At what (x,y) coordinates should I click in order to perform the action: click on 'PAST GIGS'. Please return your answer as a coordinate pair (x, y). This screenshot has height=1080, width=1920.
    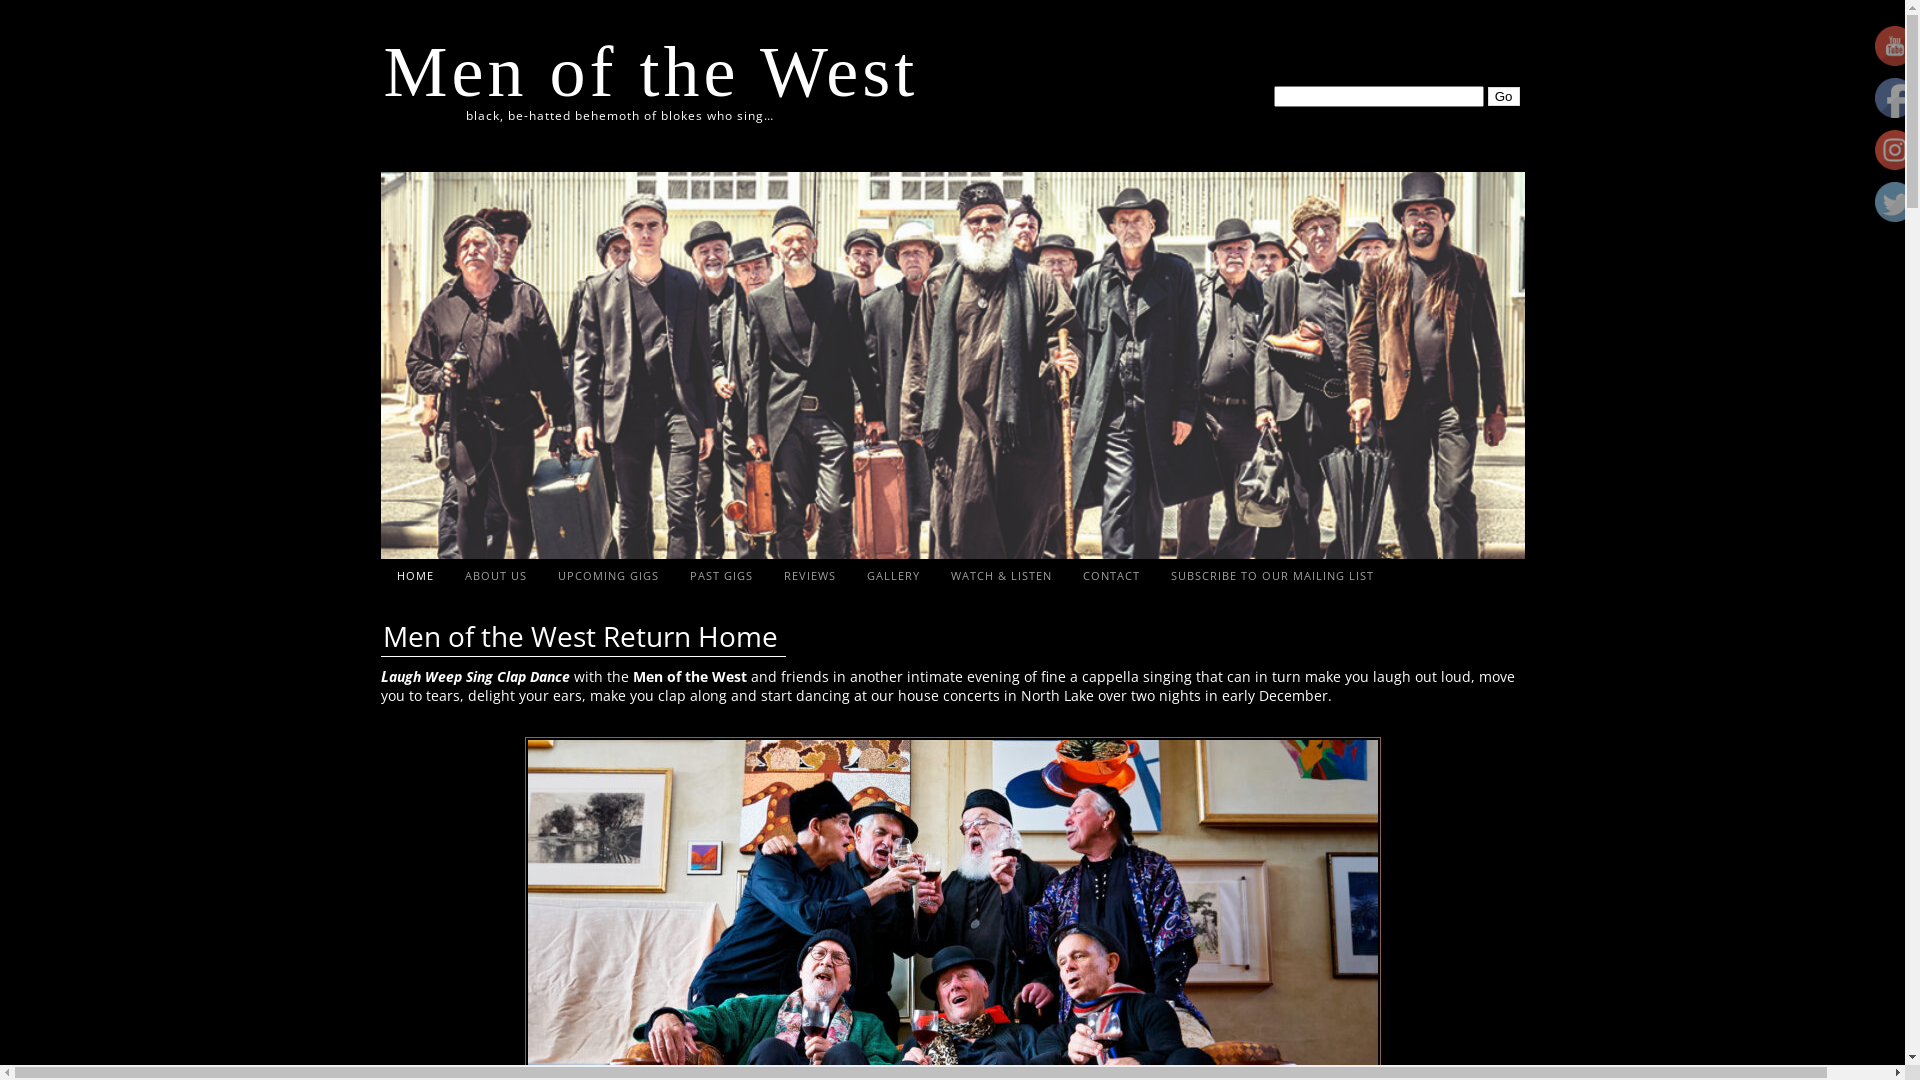
    Looking at the image, I should click on (720, 574).